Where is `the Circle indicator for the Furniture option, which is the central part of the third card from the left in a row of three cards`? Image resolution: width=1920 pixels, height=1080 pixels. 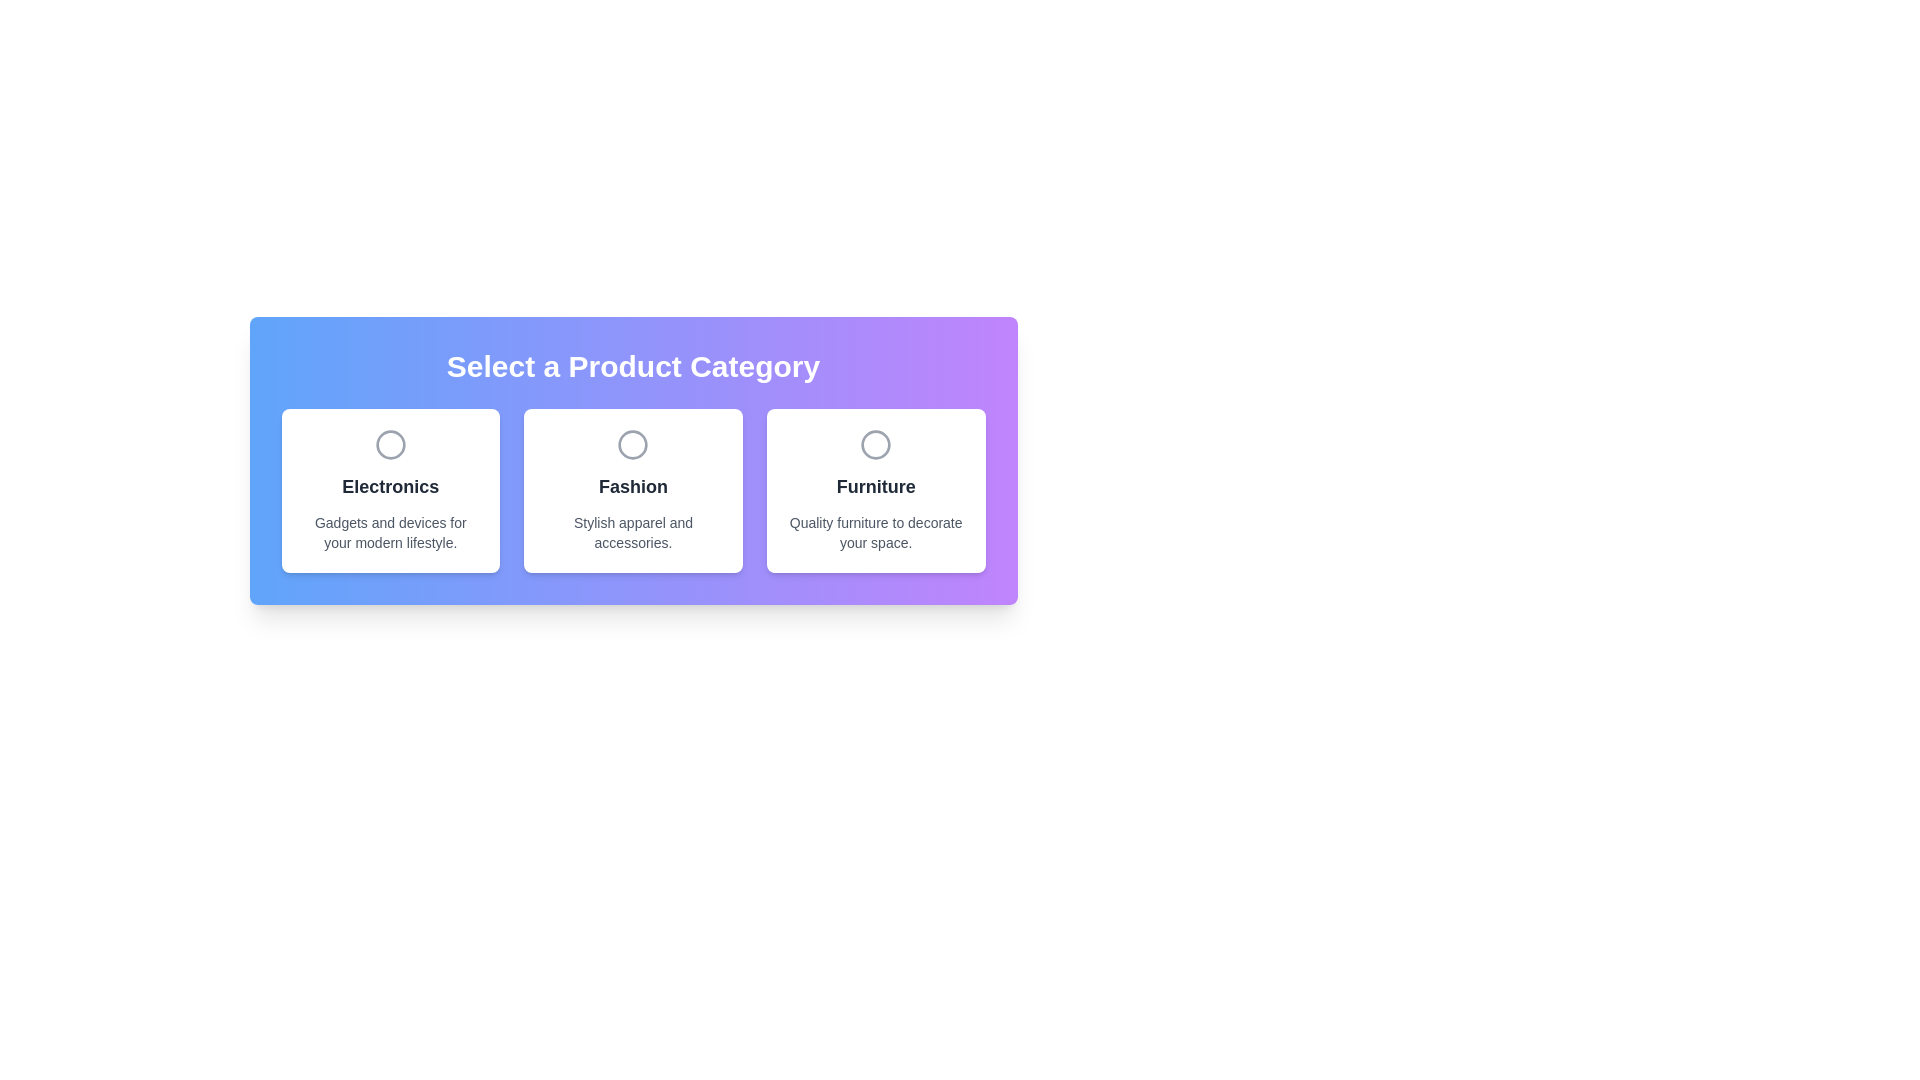 the Circle indicator for the Furniture option, which is the central part of the third card from the left in a row of three cards is located at coordinates (876, 443).